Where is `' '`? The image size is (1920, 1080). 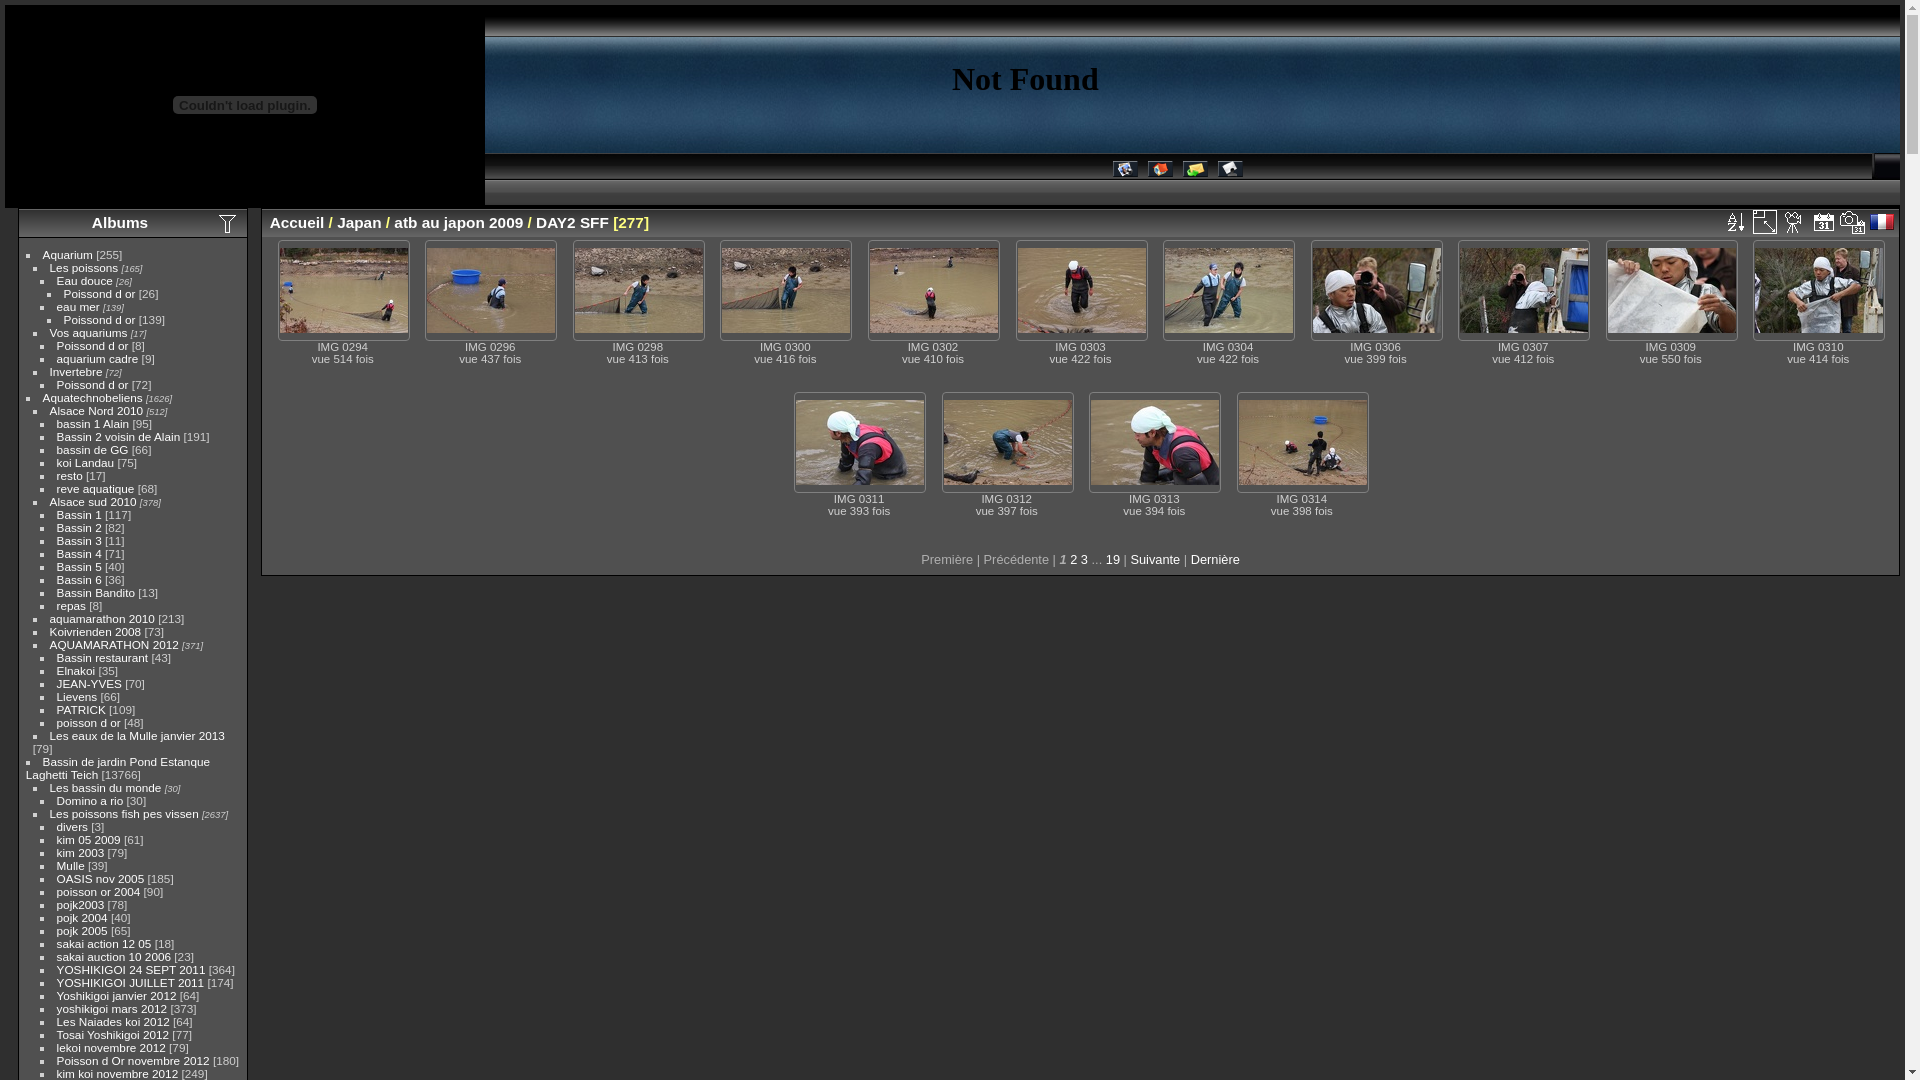 ' ' is located at coordinates (1765, 222).